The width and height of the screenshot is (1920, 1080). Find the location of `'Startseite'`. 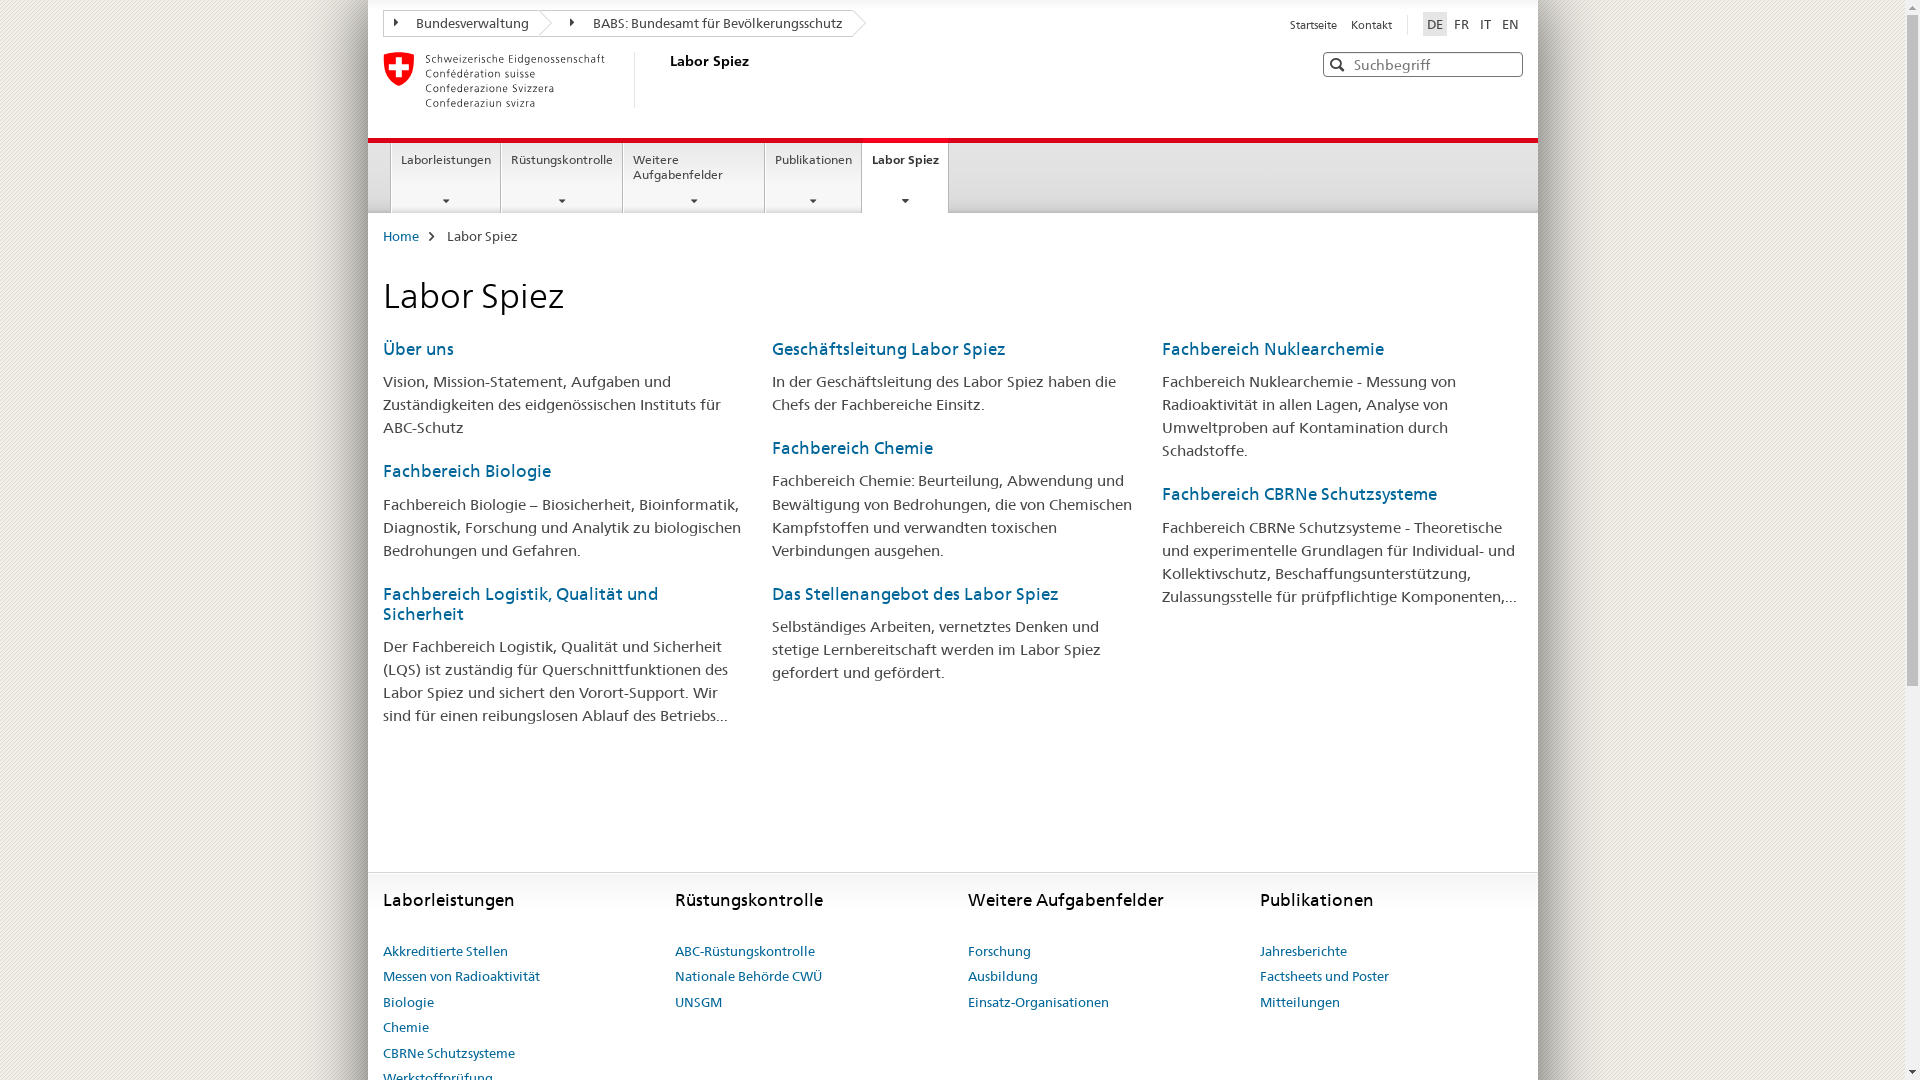

'Startseite' is located at coordinates (1290, 24).